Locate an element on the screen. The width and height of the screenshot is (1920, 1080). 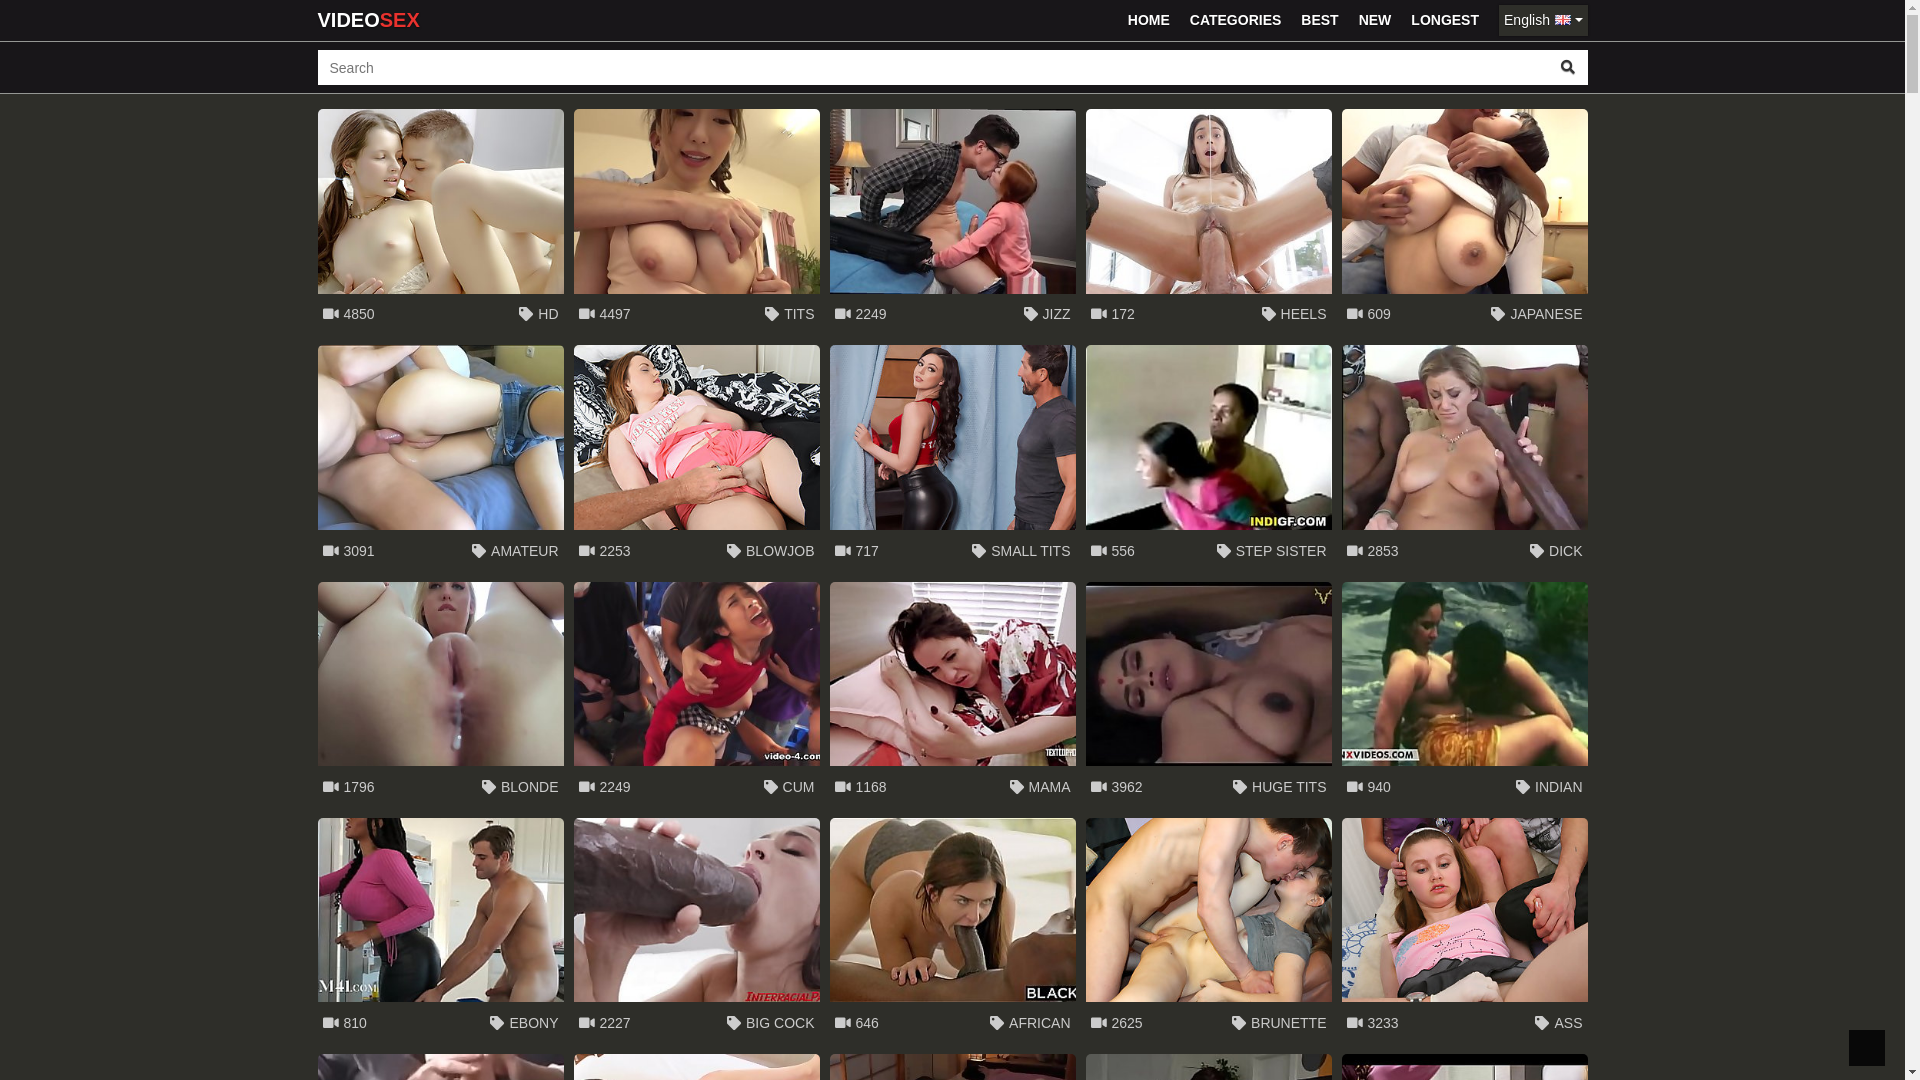
'556 is located at coordinates (1208, 458).